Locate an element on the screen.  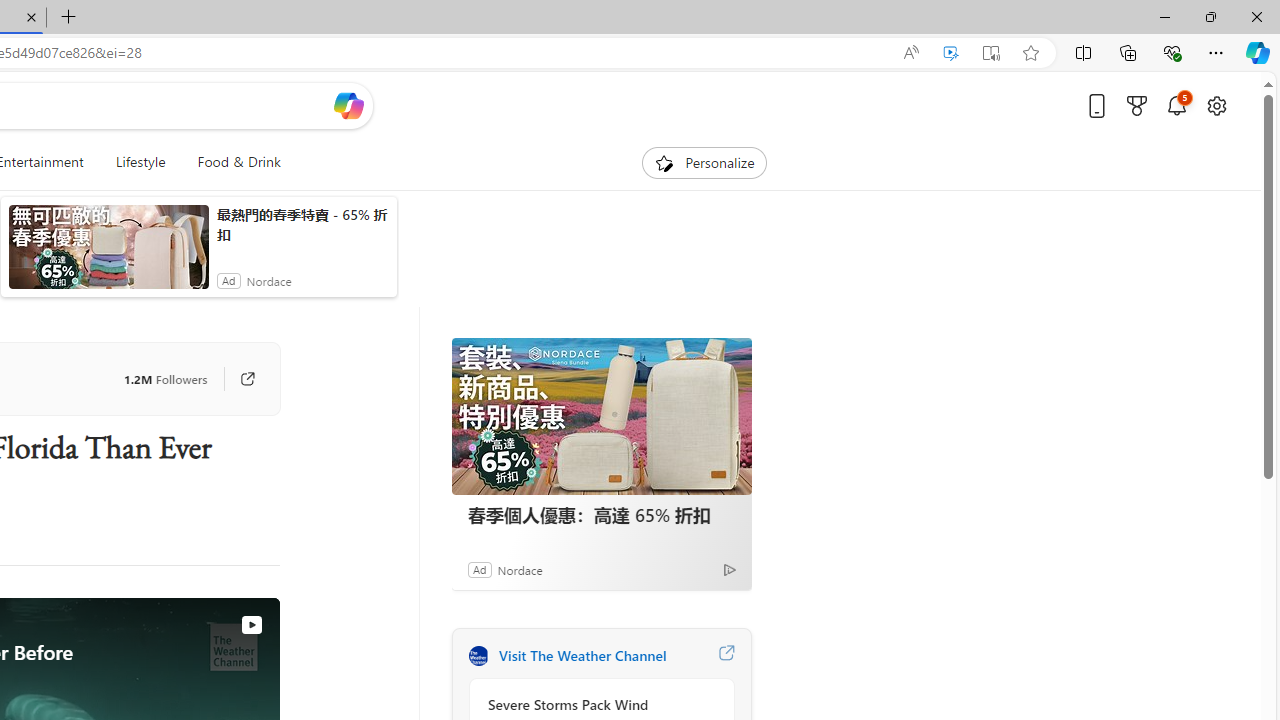
'Enhance video' is located at coordinates (950, 52).